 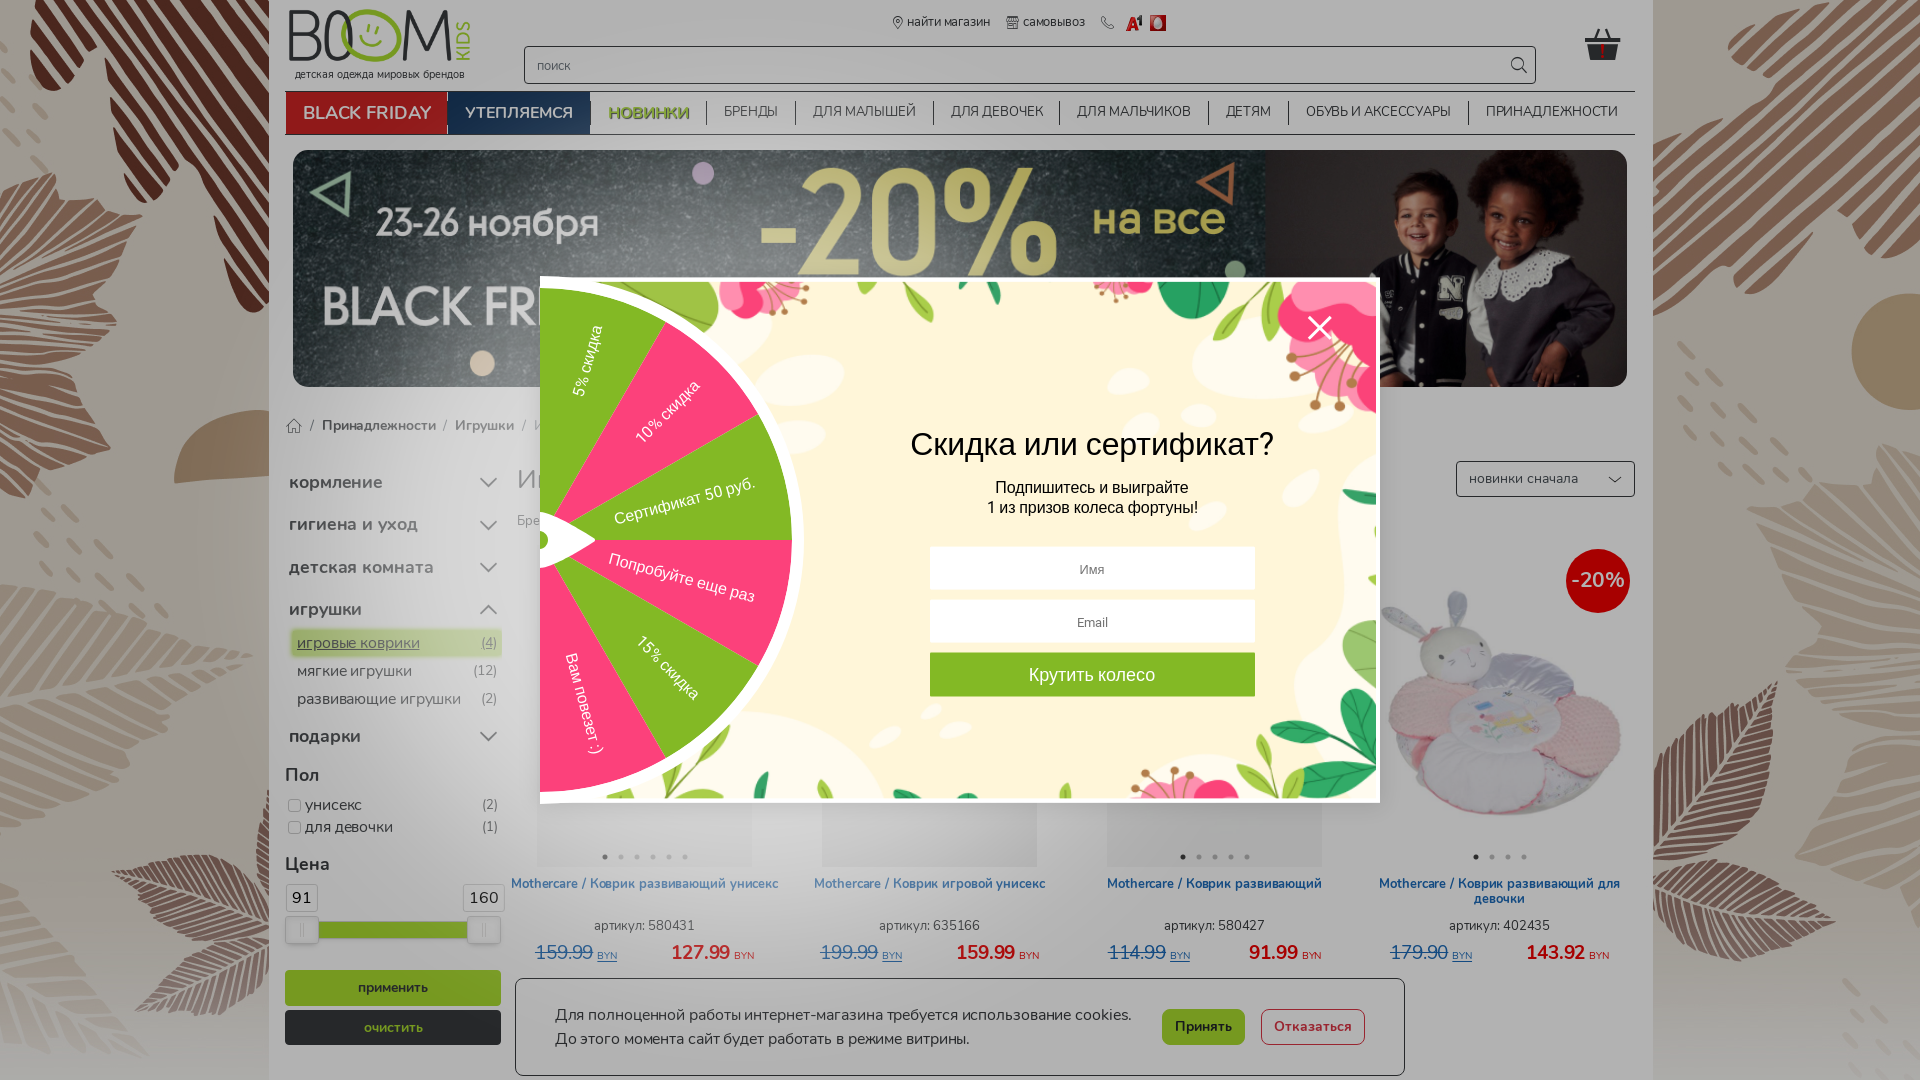 What do you see at coordinates (1228, 855) in the screenshot?
I see `'4'` at bounding box center [1228, 855].